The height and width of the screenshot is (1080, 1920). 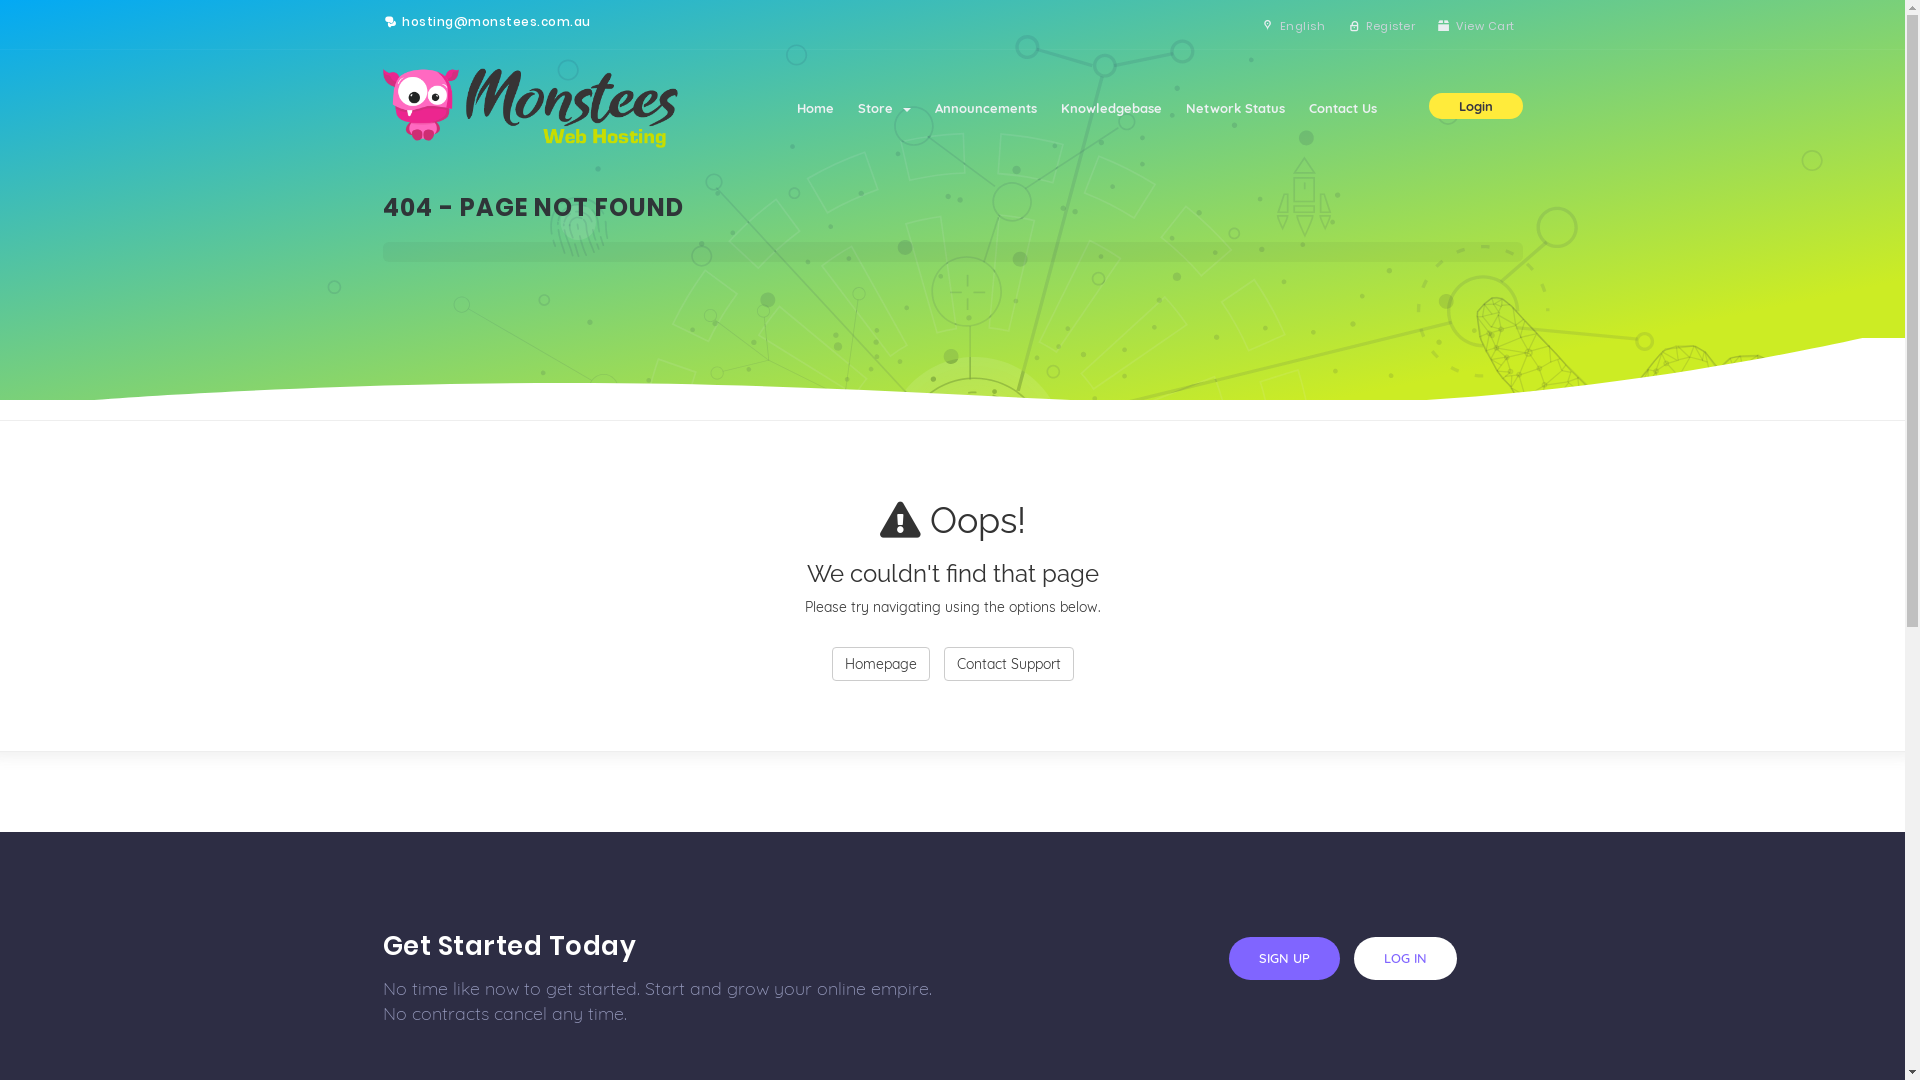 I want to click on 'LOG IN', so click(x=1404, y=957).